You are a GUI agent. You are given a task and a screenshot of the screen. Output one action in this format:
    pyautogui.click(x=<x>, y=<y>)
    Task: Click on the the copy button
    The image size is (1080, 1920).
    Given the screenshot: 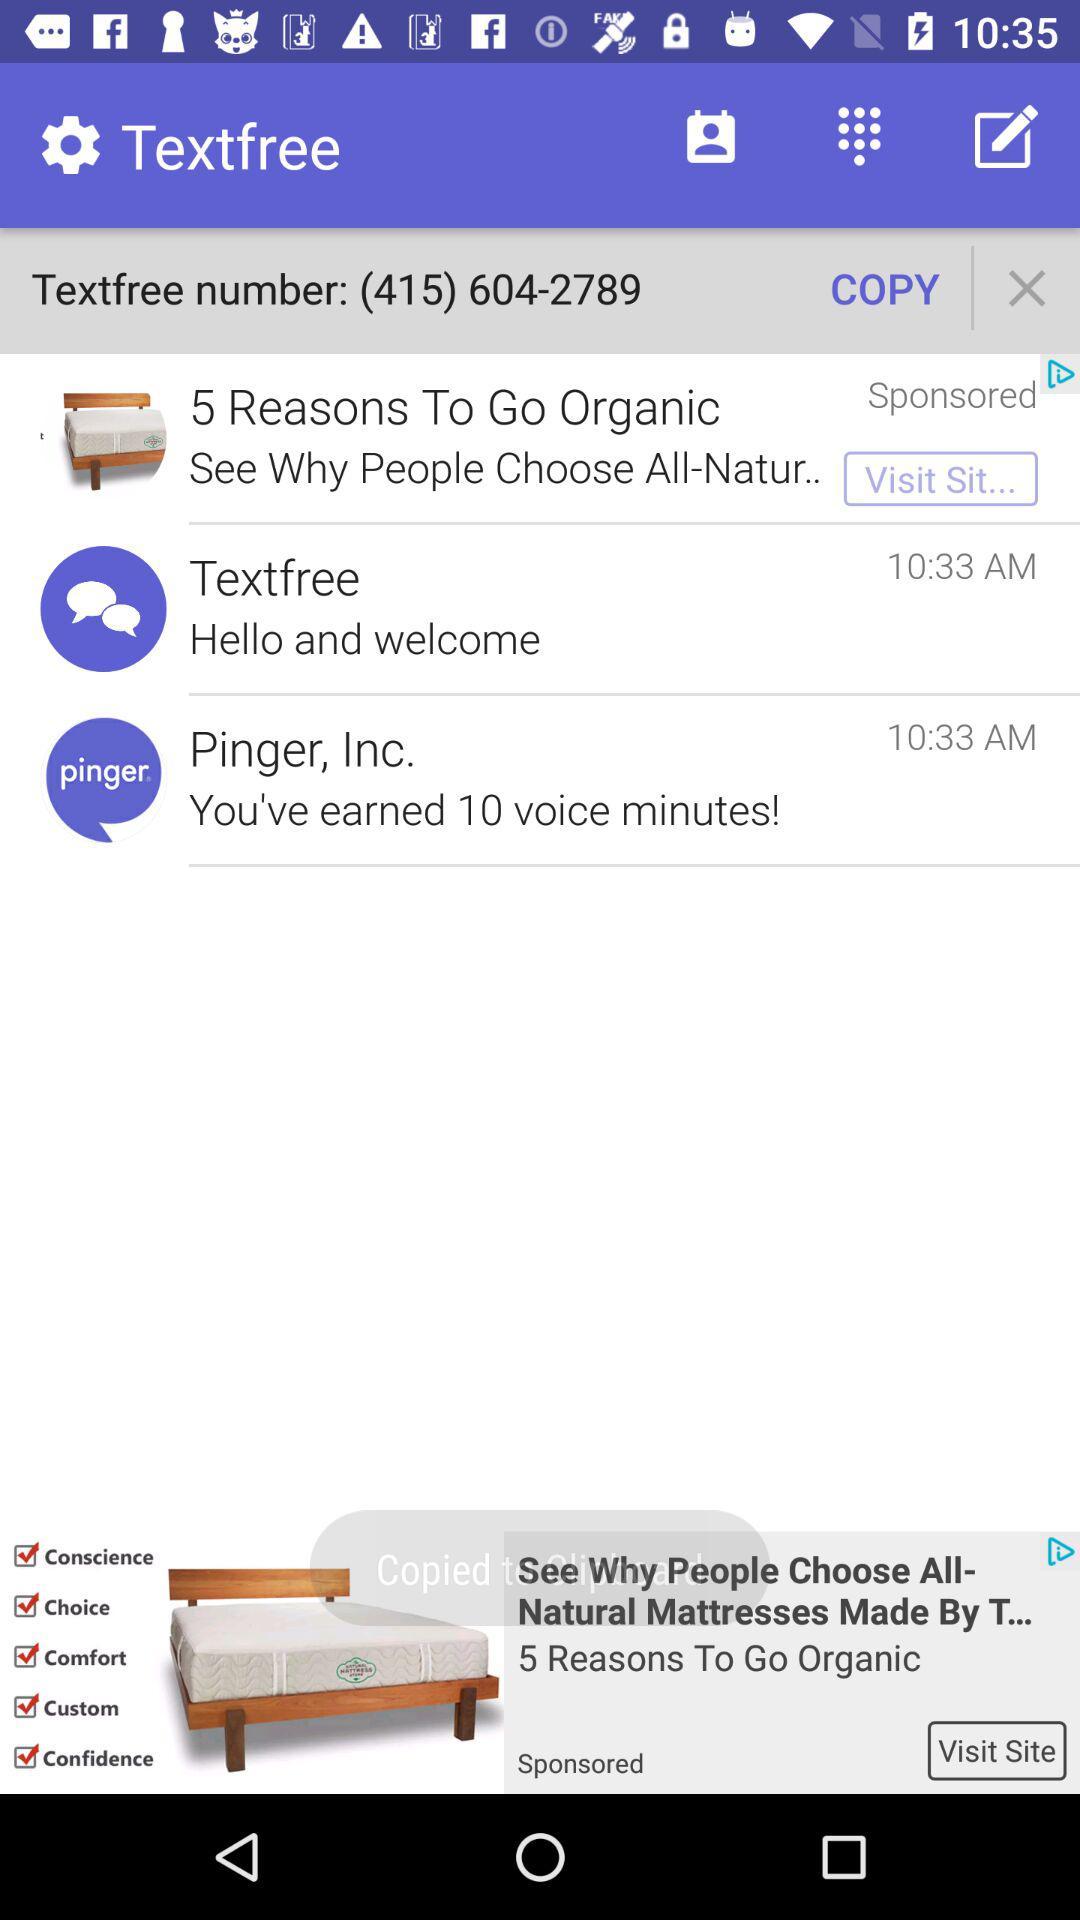 What is the action you would take?
    pyautogui.click(x=883, y=287)
    